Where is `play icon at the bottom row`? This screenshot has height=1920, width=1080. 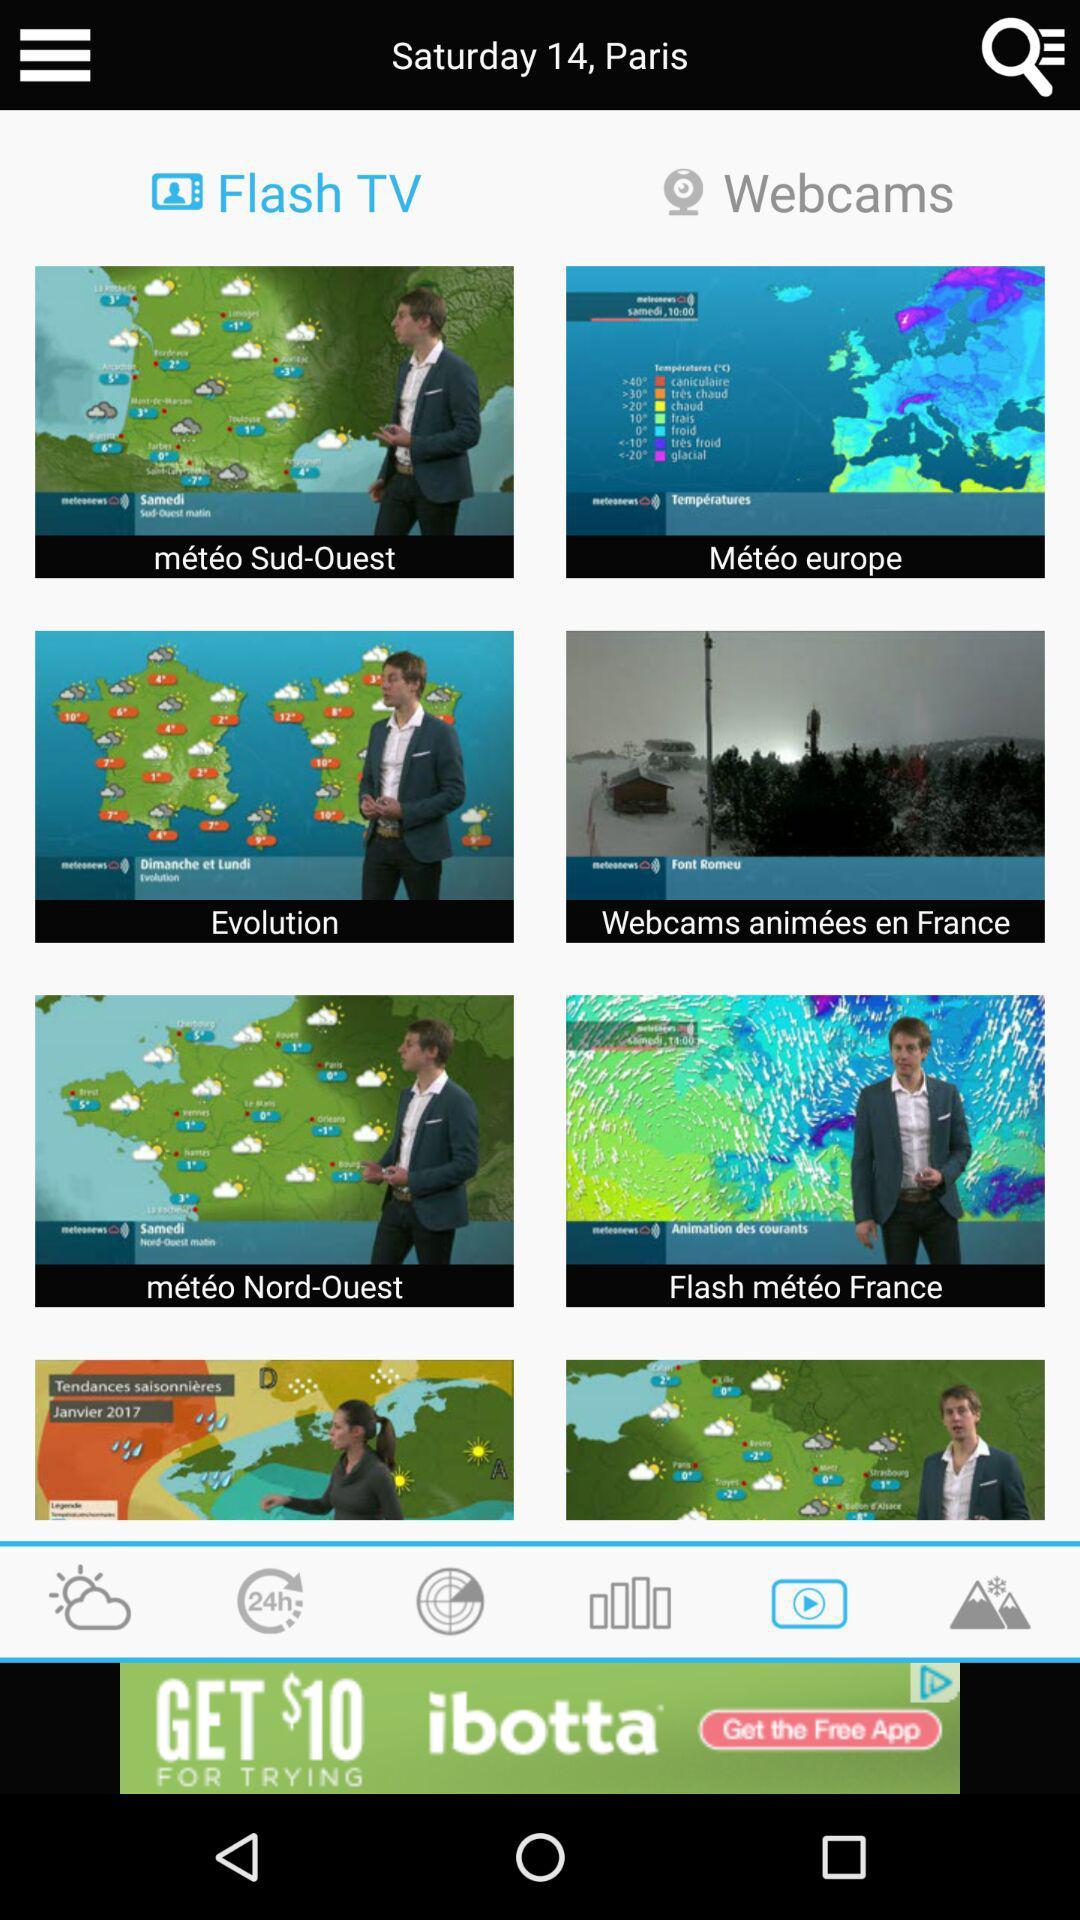
play icon at the bottom row is located at coordinates (810, 1602).